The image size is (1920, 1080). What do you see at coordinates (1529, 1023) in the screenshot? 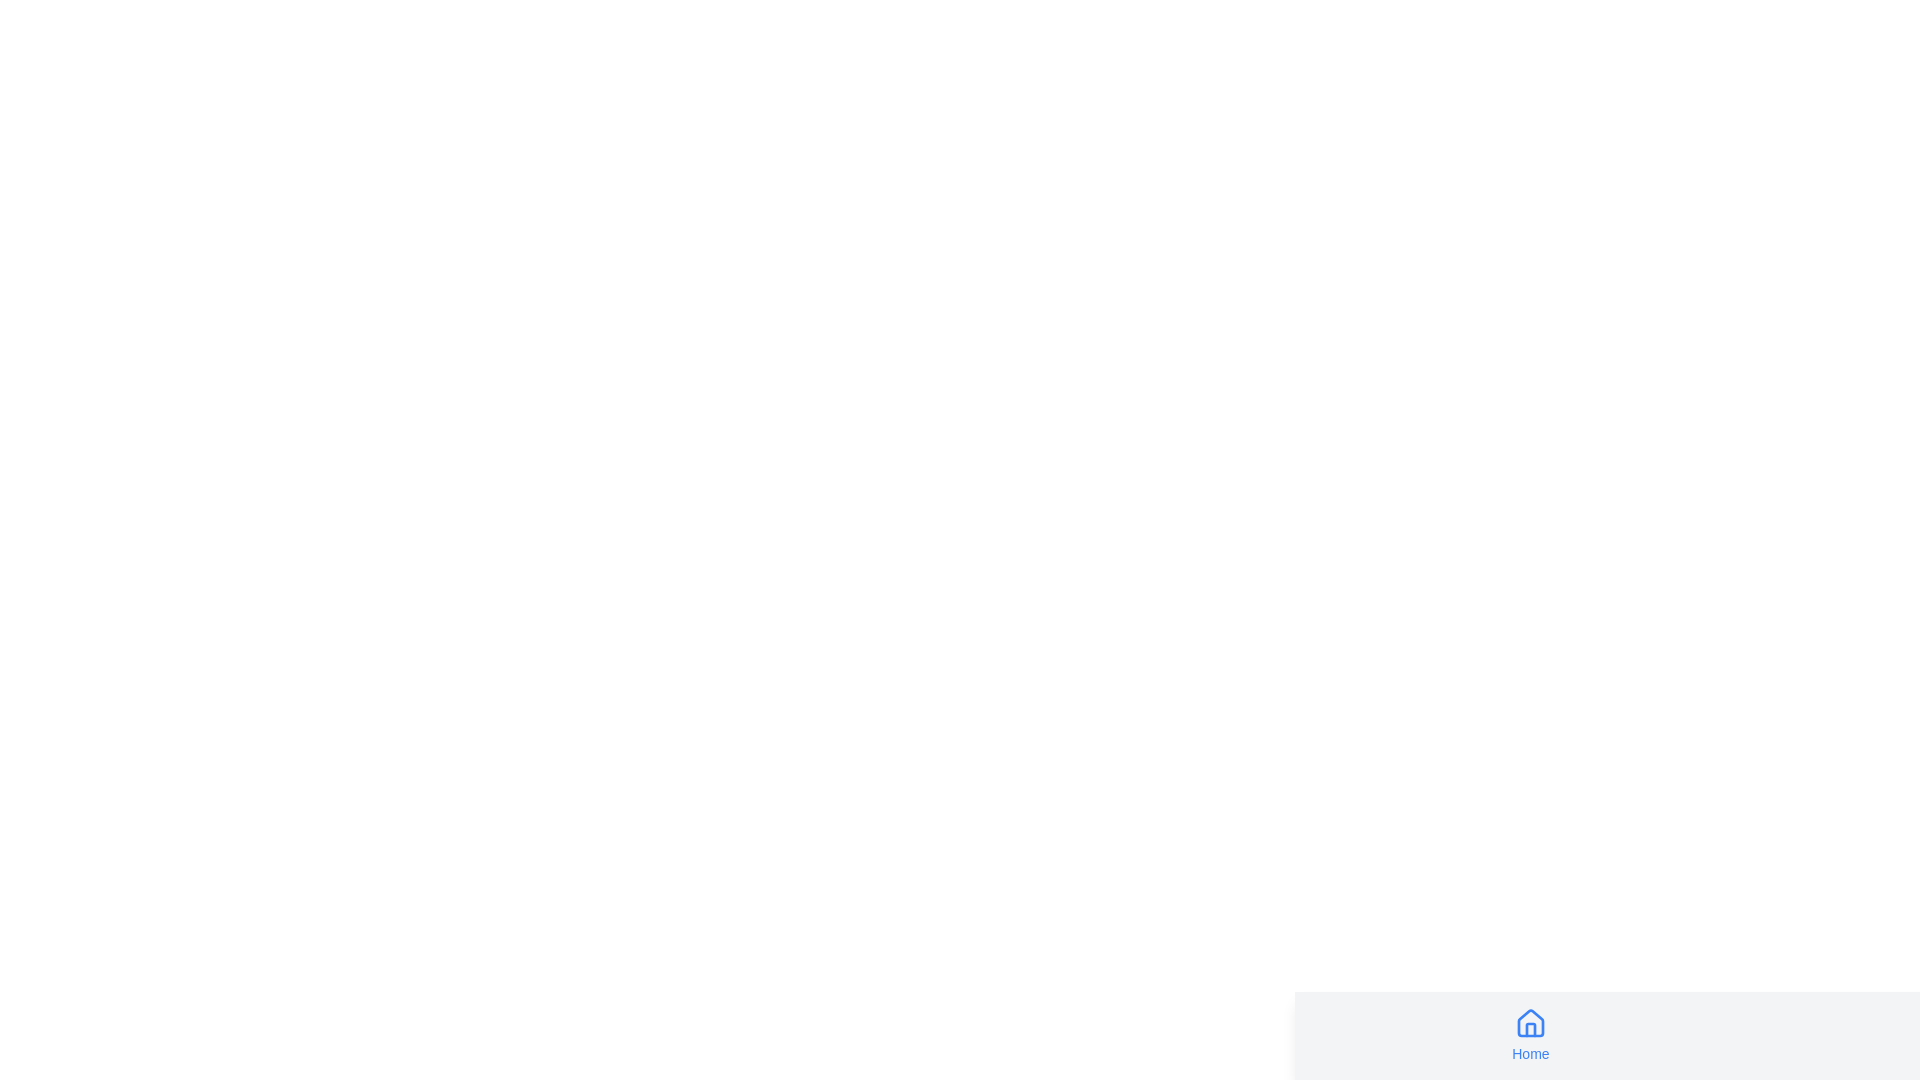
I see `the house icon` at bounding box center [1529, 1023].